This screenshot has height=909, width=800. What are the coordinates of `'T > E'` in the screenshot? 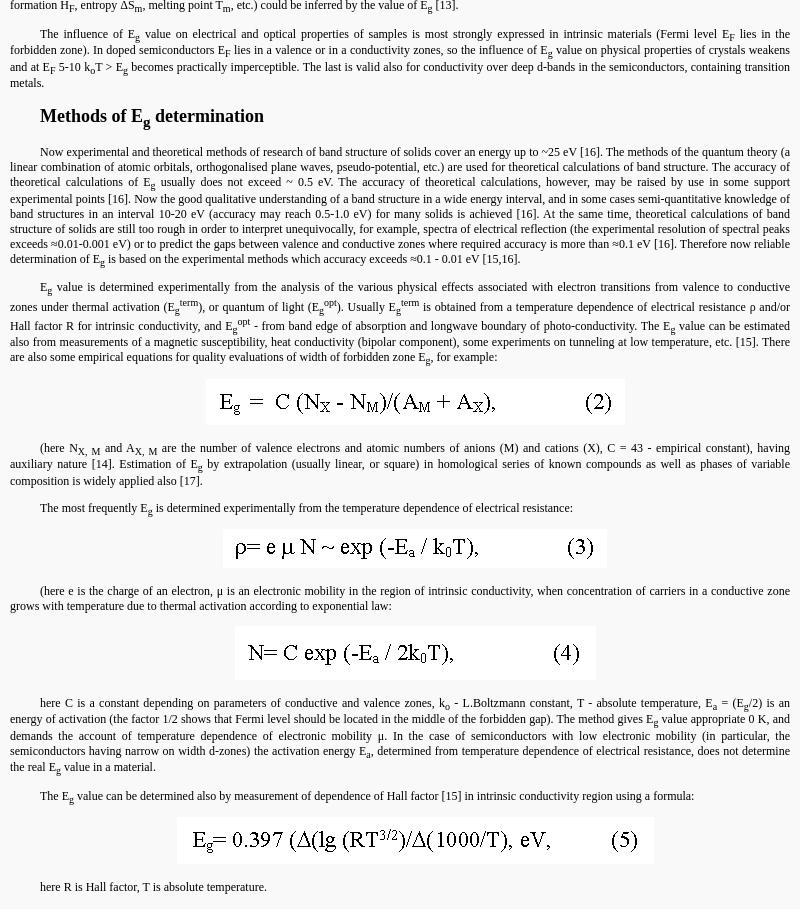 It's located at (107, 65).